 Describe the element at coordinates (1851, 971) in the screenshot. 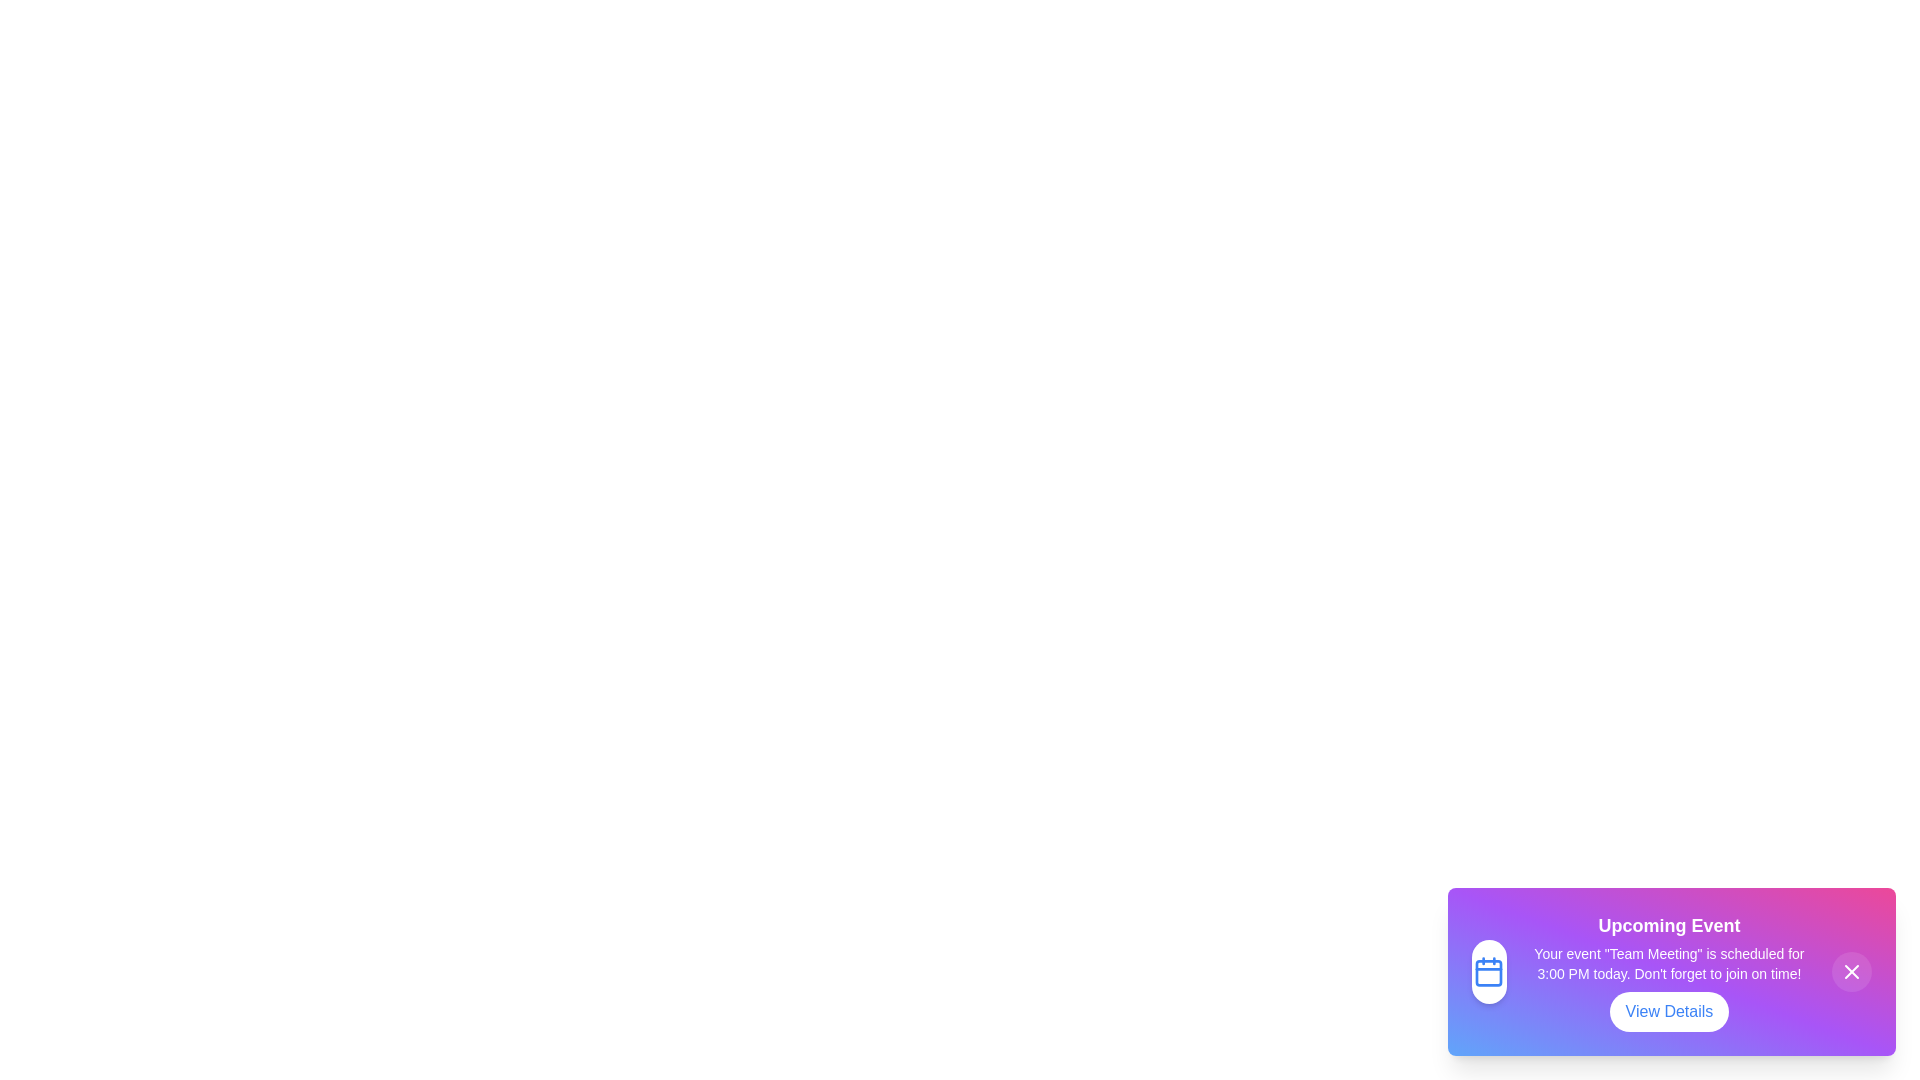

I see `the close button to dismiss the notification` at that location.